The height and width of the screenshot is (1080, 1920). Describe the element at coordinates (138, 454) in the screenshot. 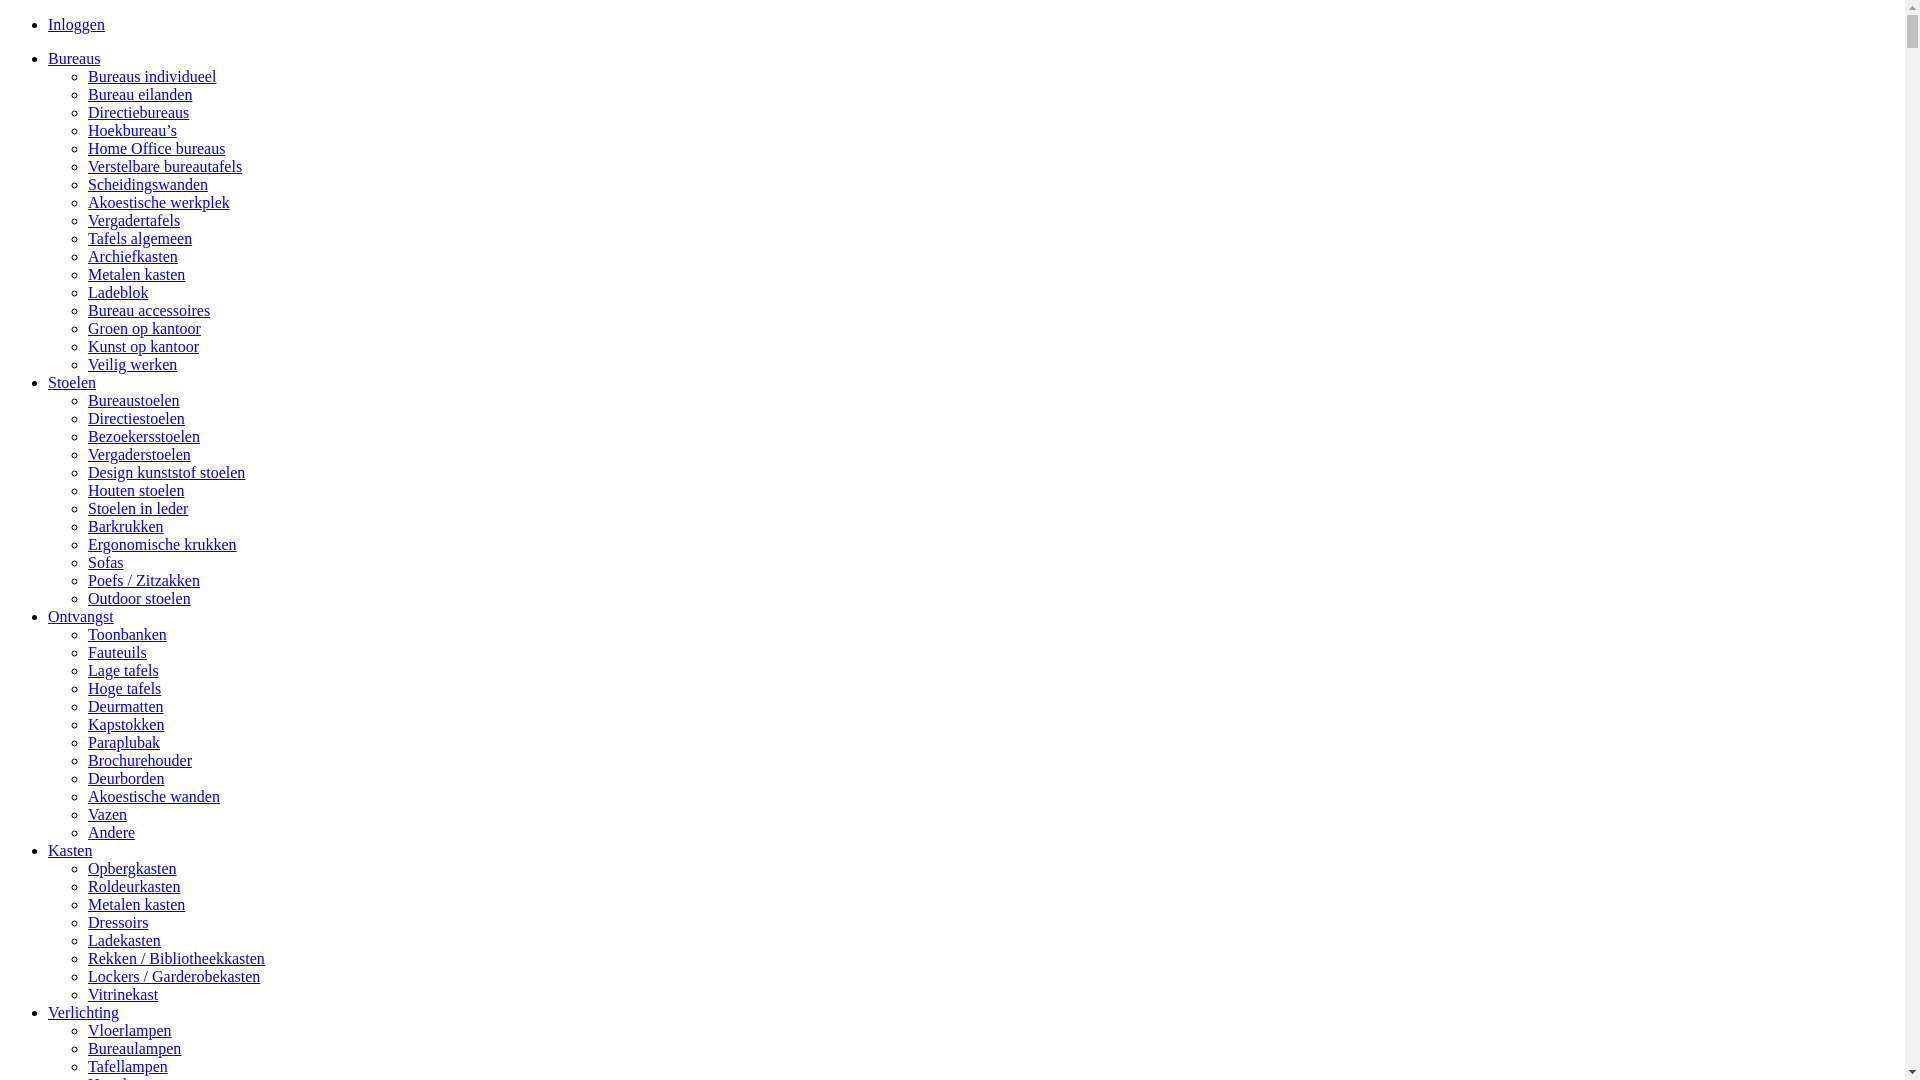

I see `'Vergaderstoelen'` at that location.